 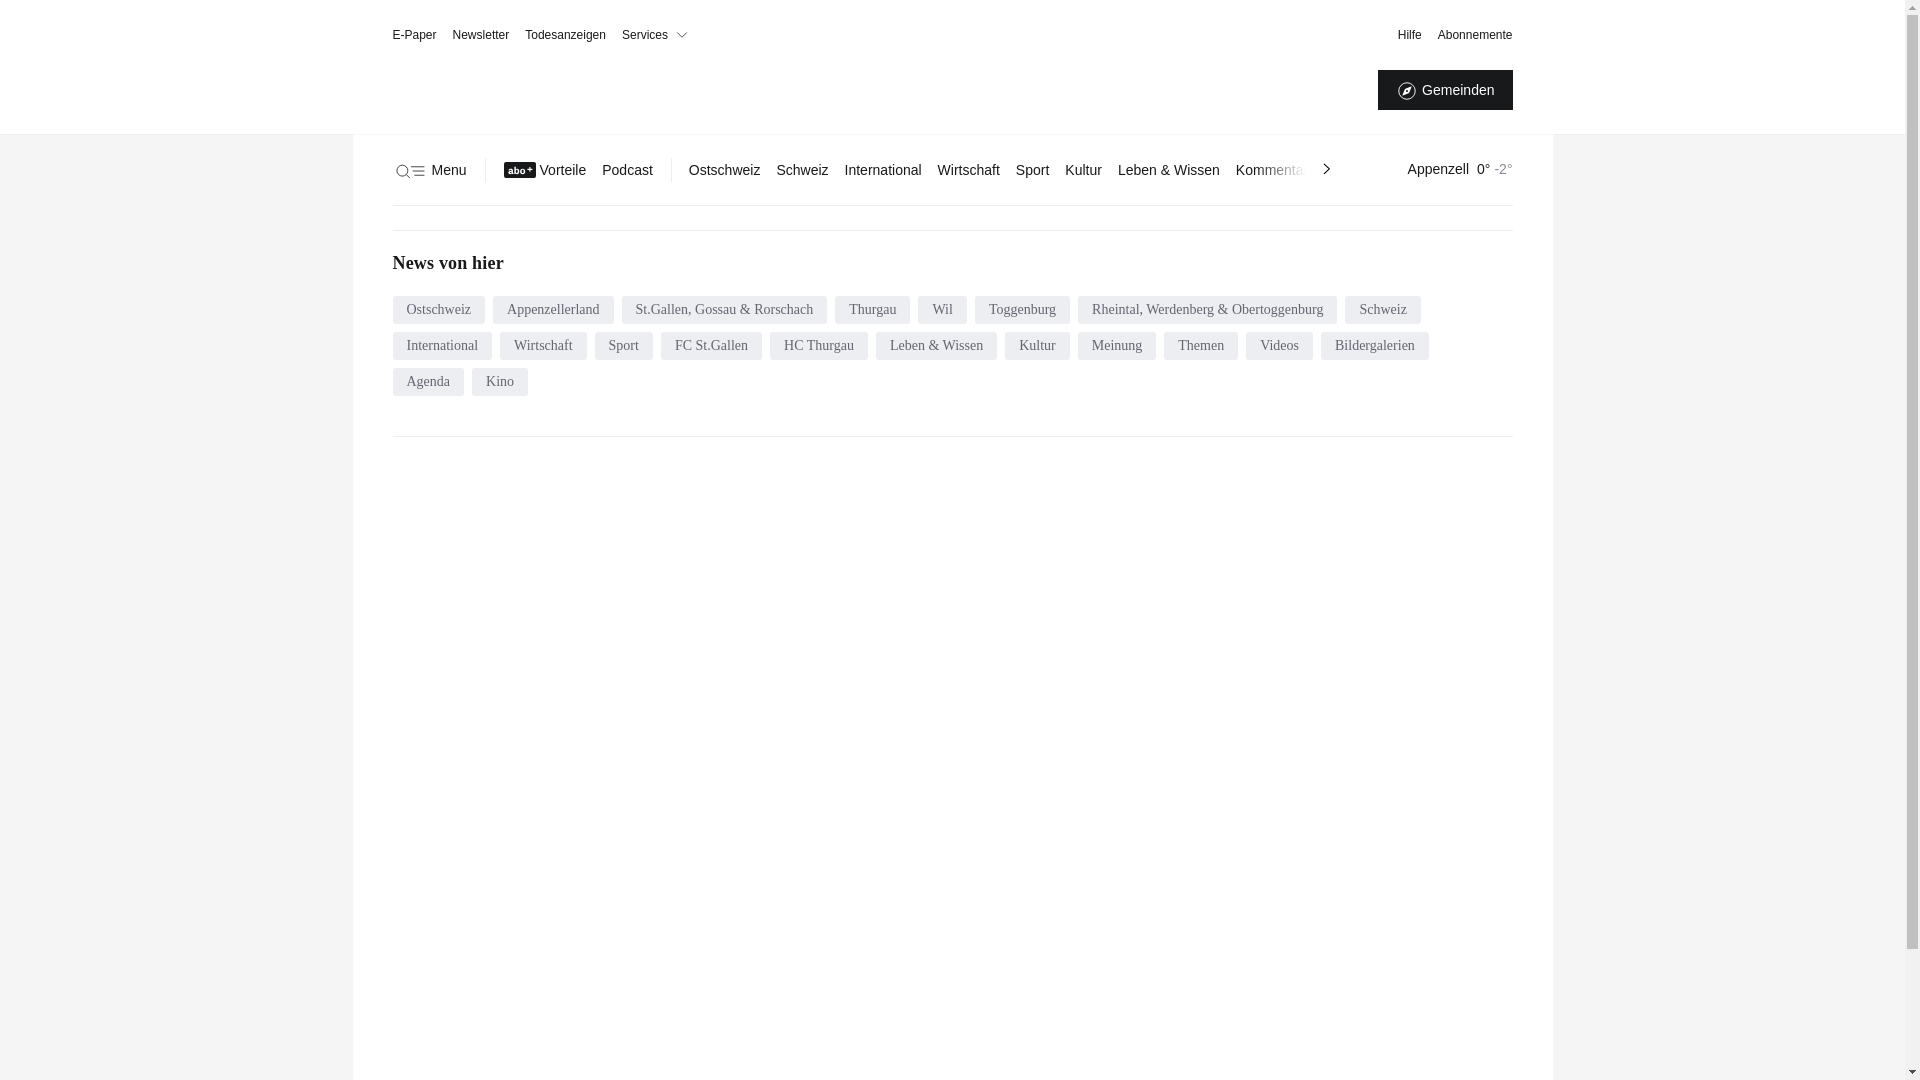 I want to click on 'FC St.Gallen', so click(x=711, y=345).